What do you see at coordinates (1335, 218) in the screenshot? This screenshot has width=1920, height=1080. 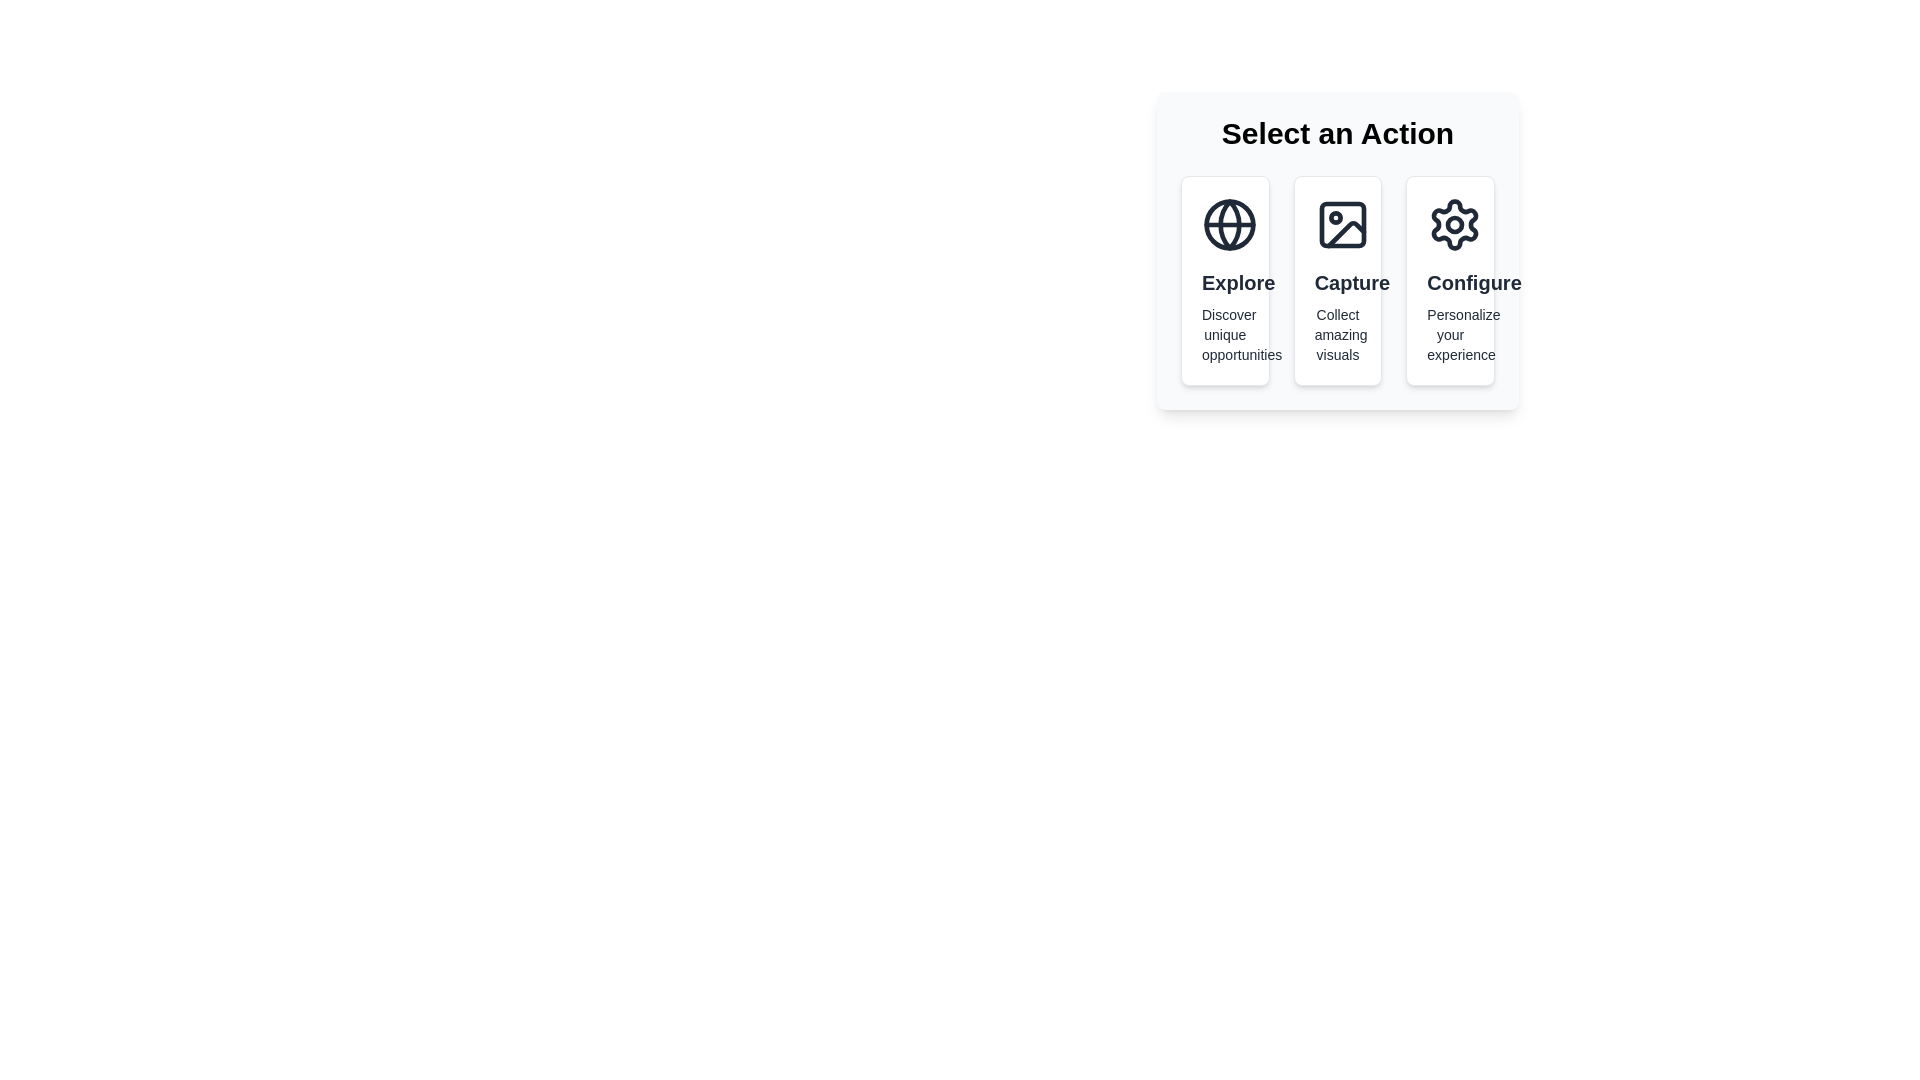 I see `the graphical detail within the 'Capture' action icon, which is centrally located among various options in a card layout` at bounding box center [1335, 218].